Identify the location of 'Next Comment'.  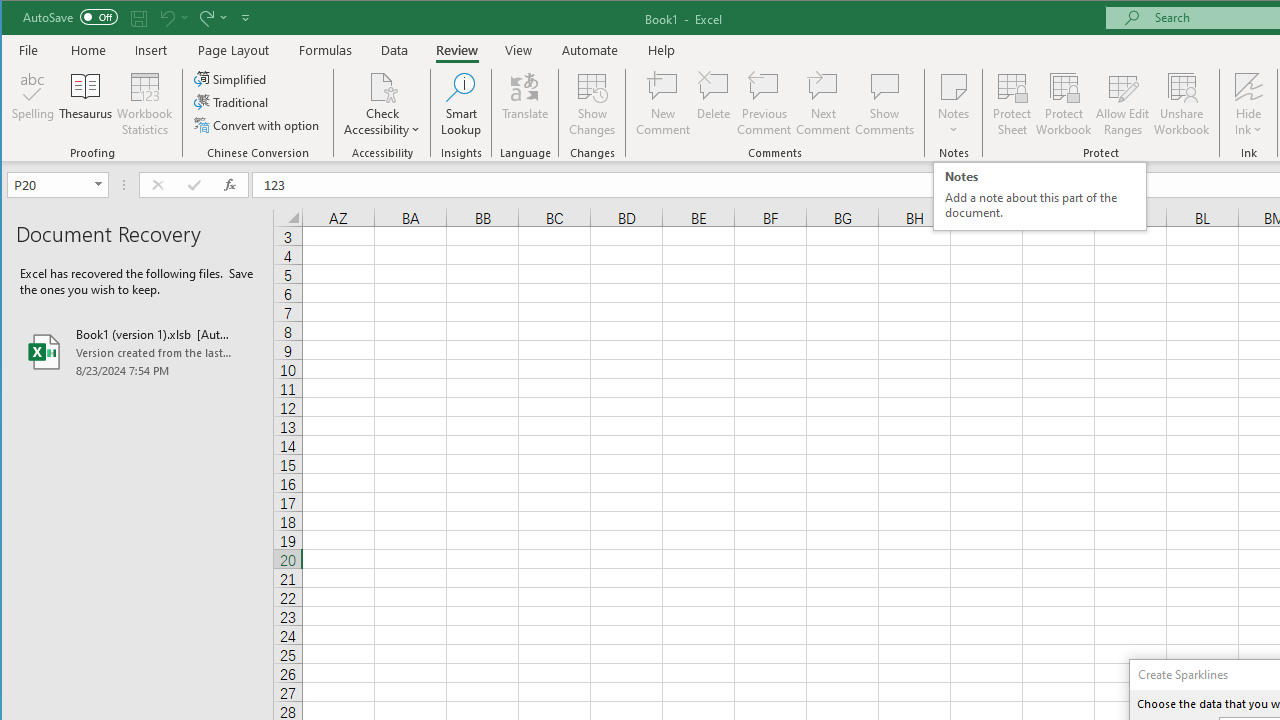
(823, 104).